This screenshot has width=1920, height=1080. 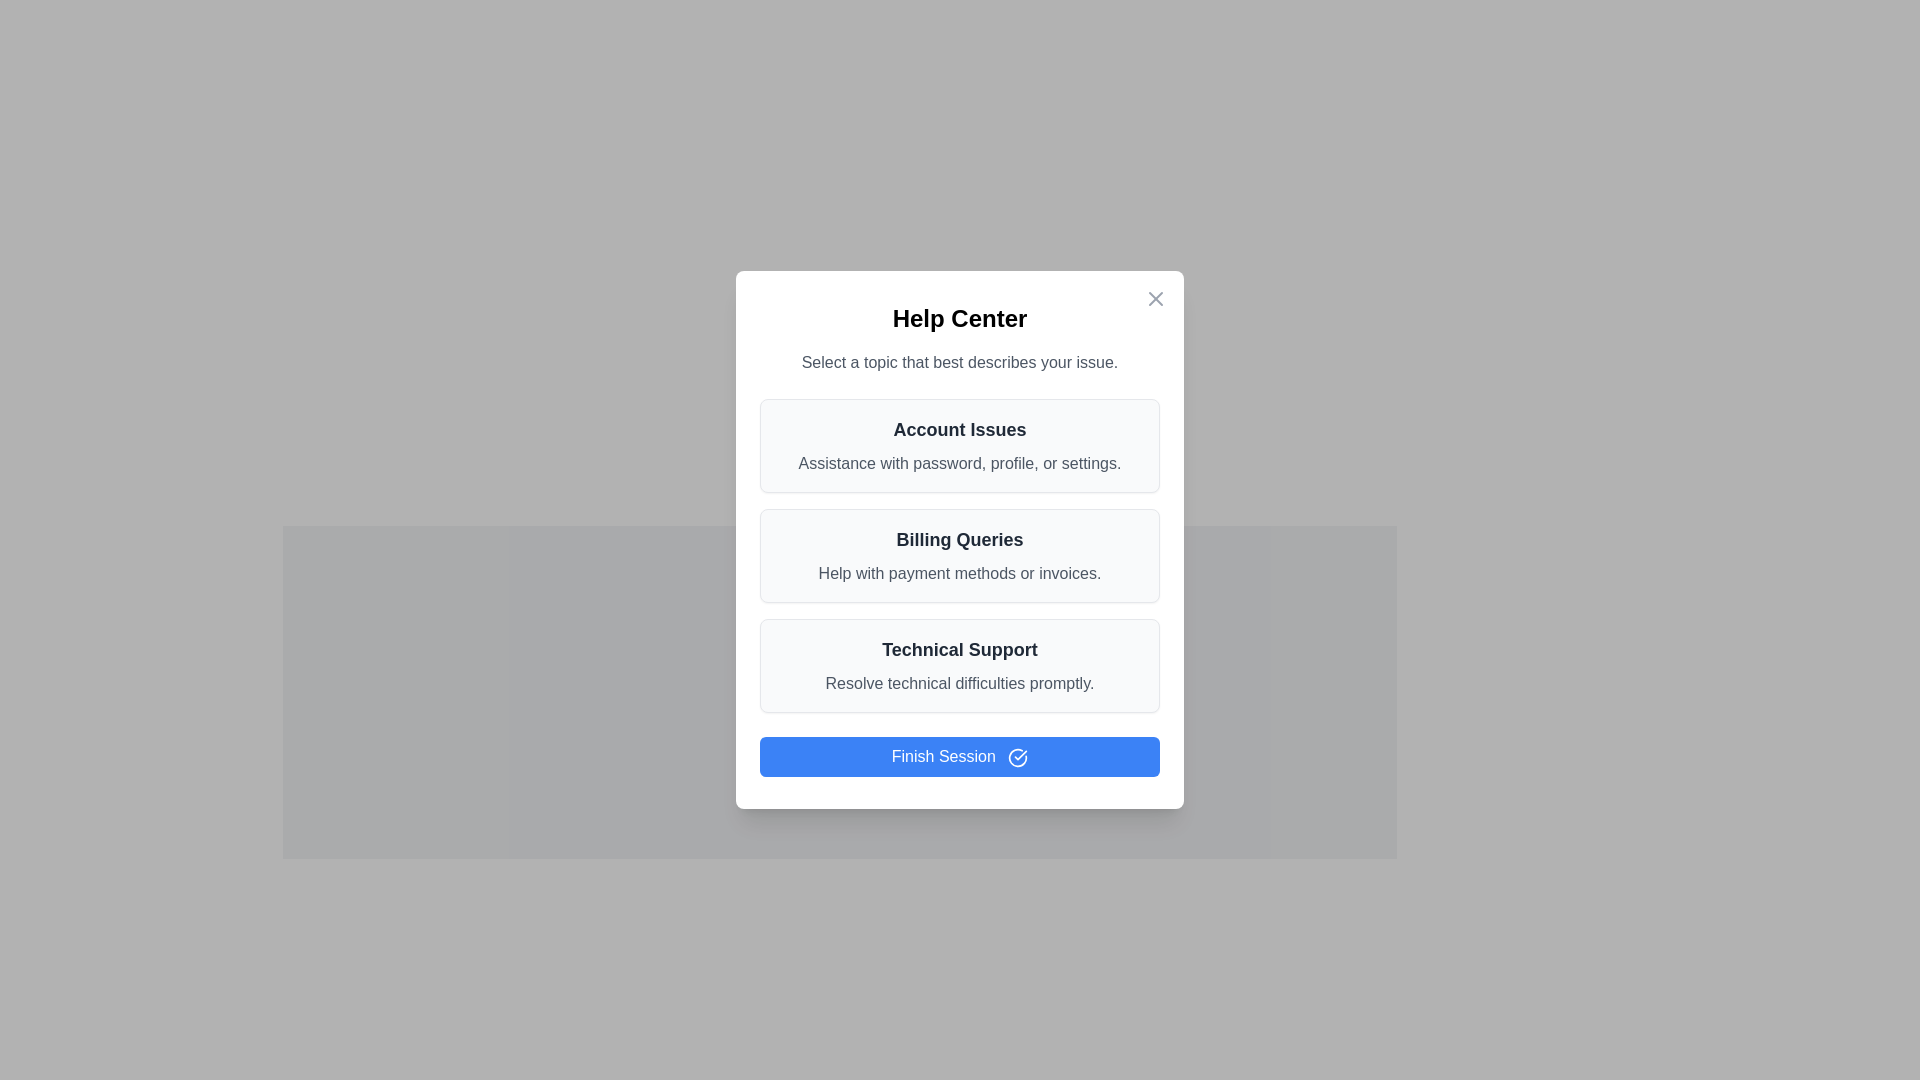 I want to click on the descriptive text label located below the 'Technical Support' title in the 'Help Center' modal, so click(x=960, y=682).